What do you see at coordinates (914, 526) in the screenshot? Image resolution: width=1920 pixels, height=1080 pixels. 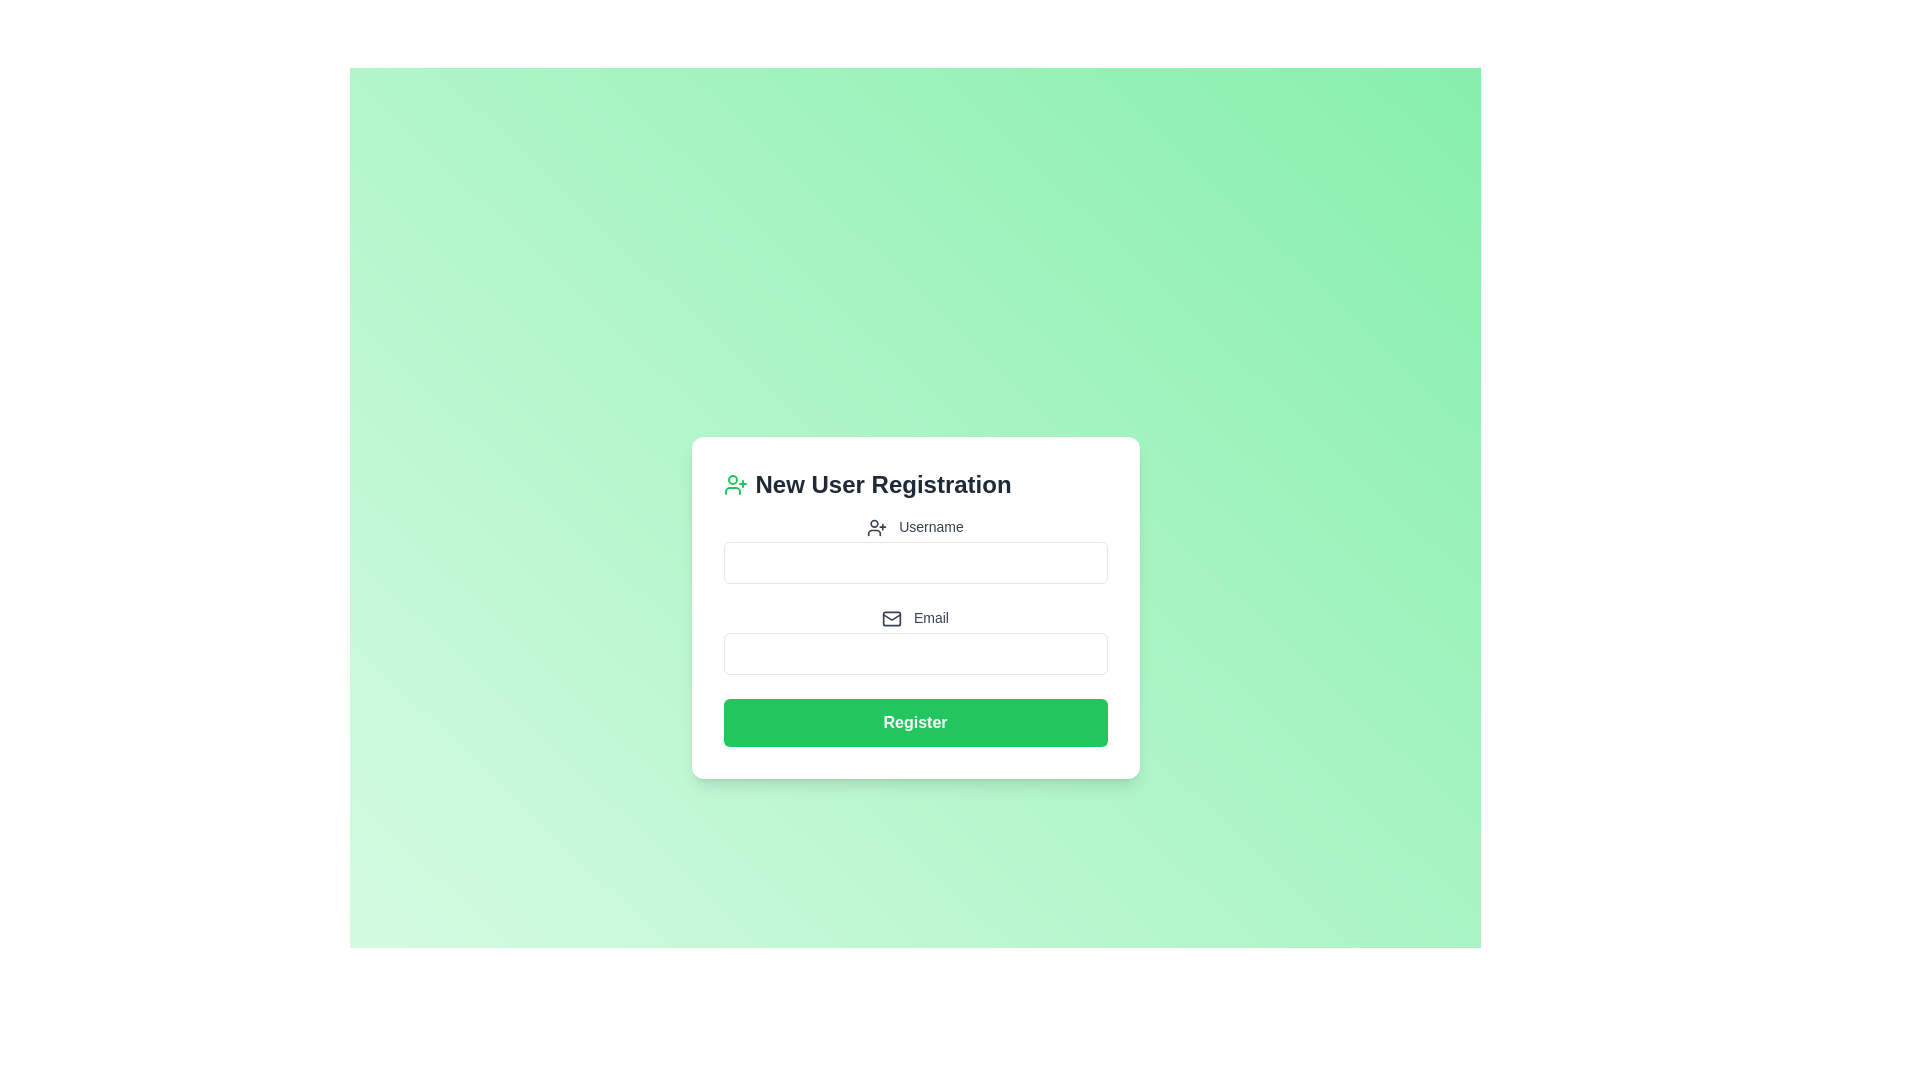 I see `the label that describes the purpose of the adjoining input field for entering a username, located at the top section of the form interface above the username input box` at bounding box center [914, 526].